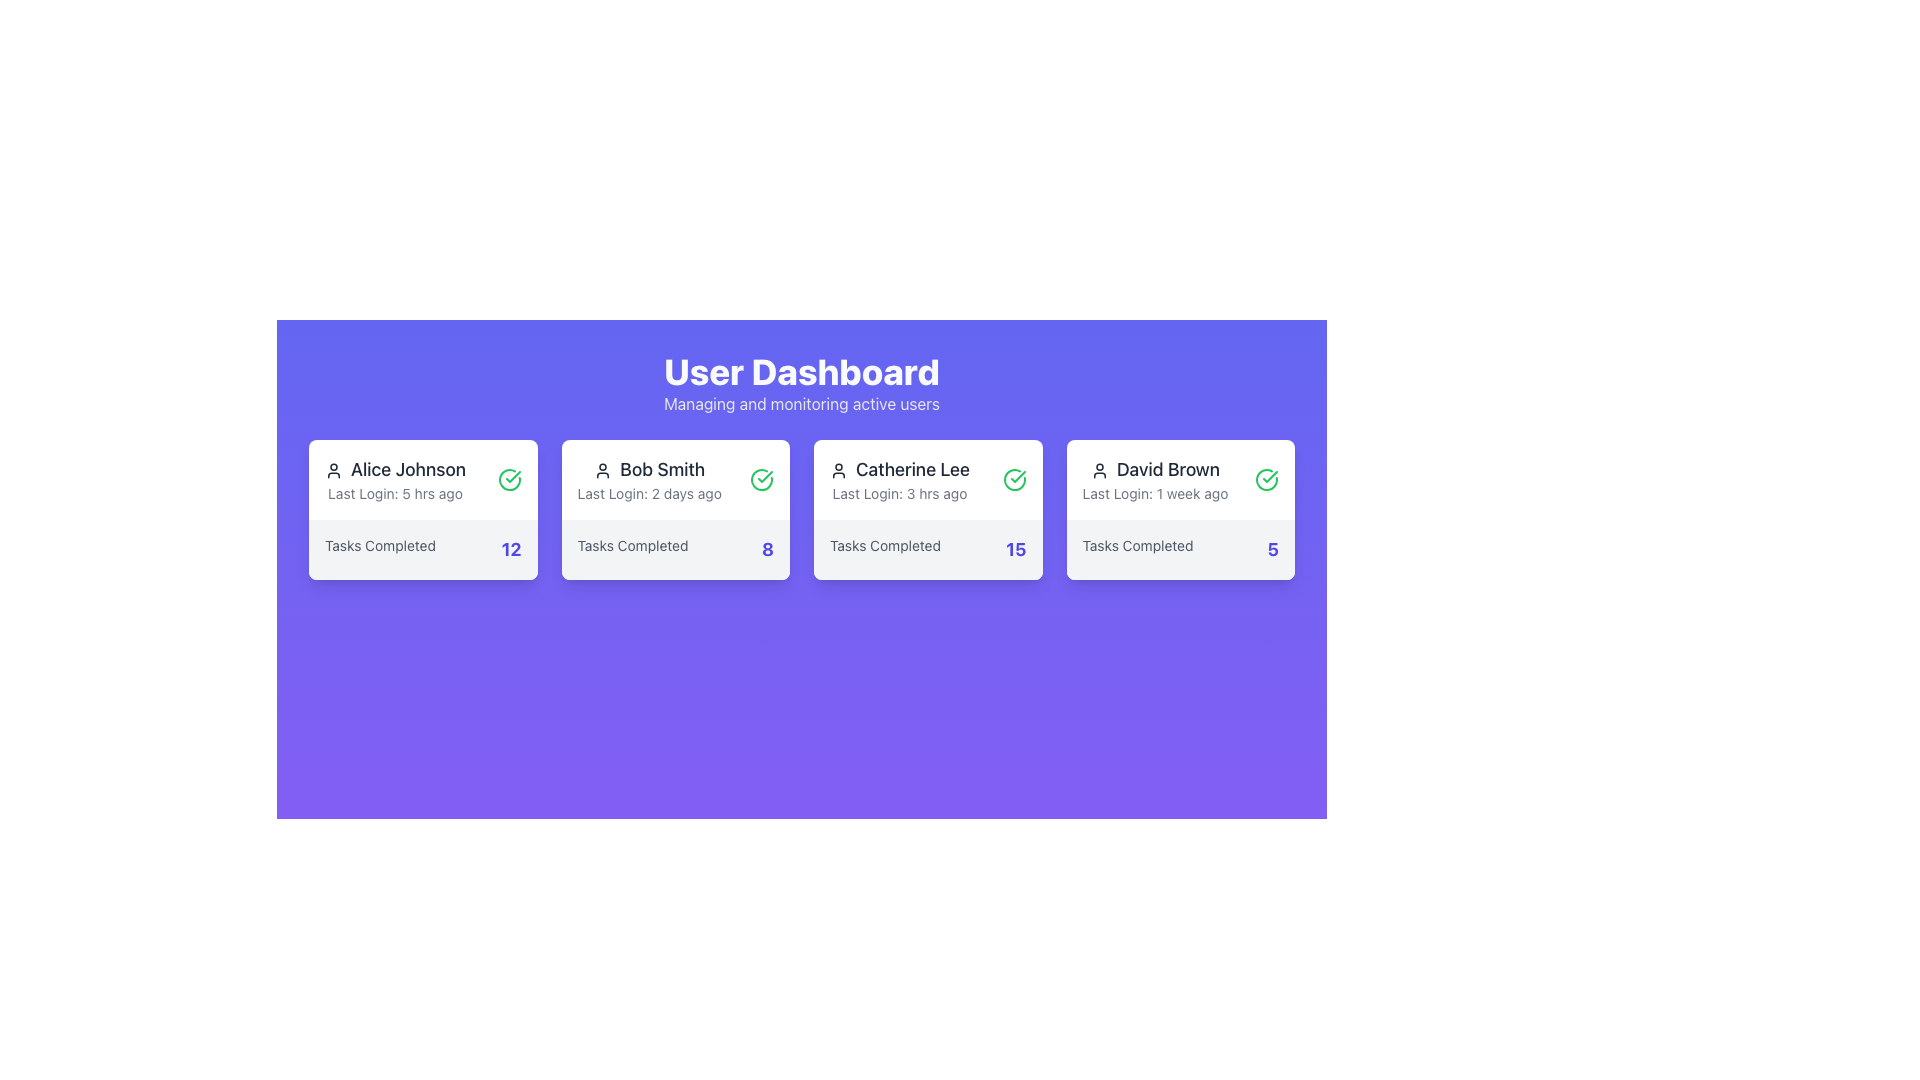  What do you see at coordinates (927, 550) in the screenshot?
I see `content displayed in the text segment showing 'Tasks Completed' and '15', which is located in the bottom portion of the card labeled 'Catherine Lee'` at bounding box center [927, 550].